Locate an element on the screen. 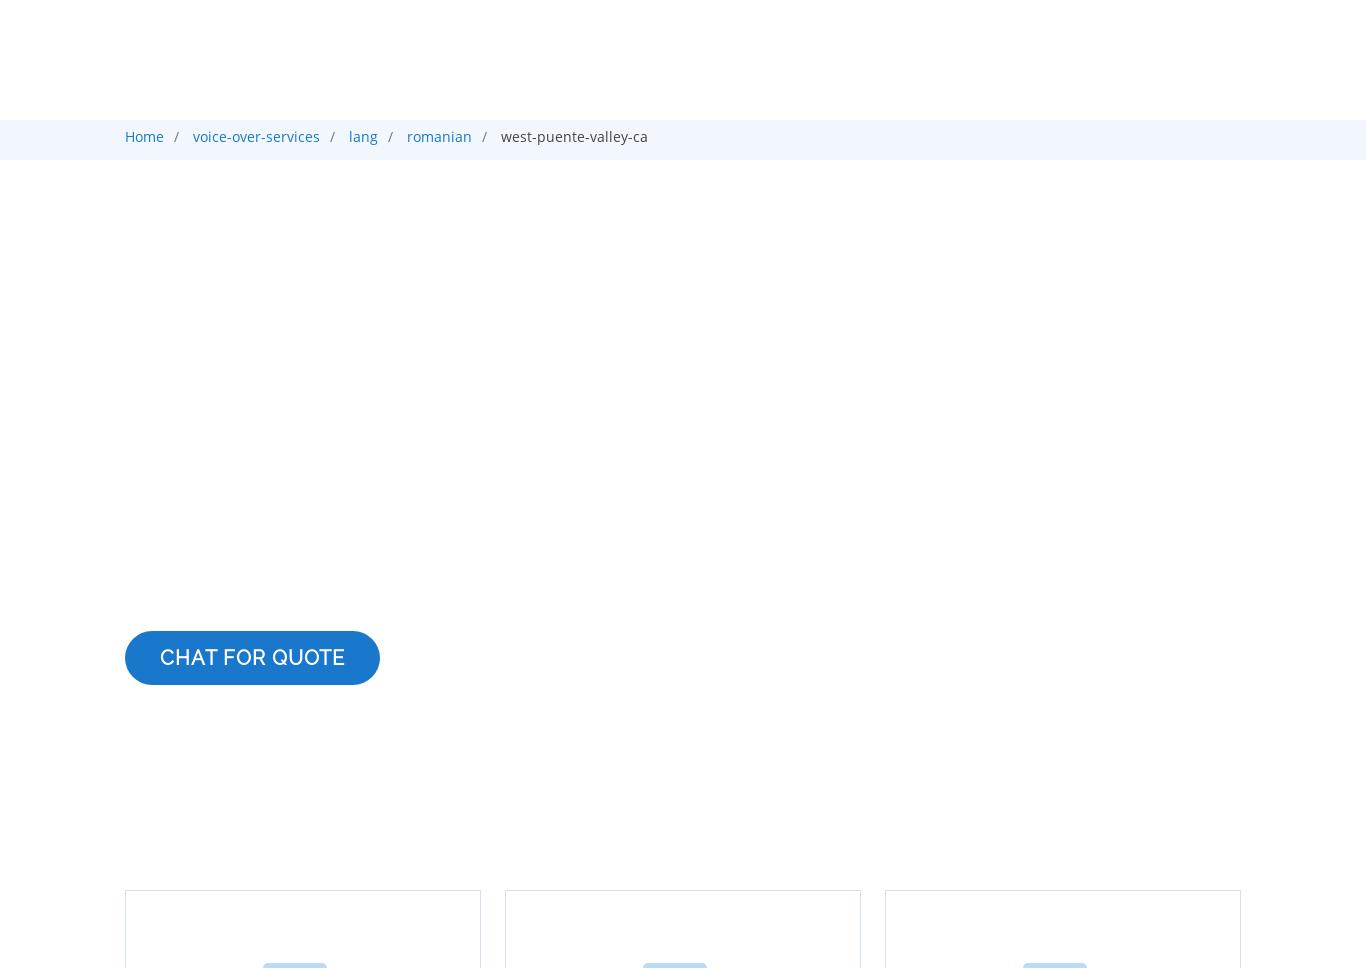 Image resolution: width=1366 pixels, height=968 pixels. 'Document' is located at coordinates (662, 216).